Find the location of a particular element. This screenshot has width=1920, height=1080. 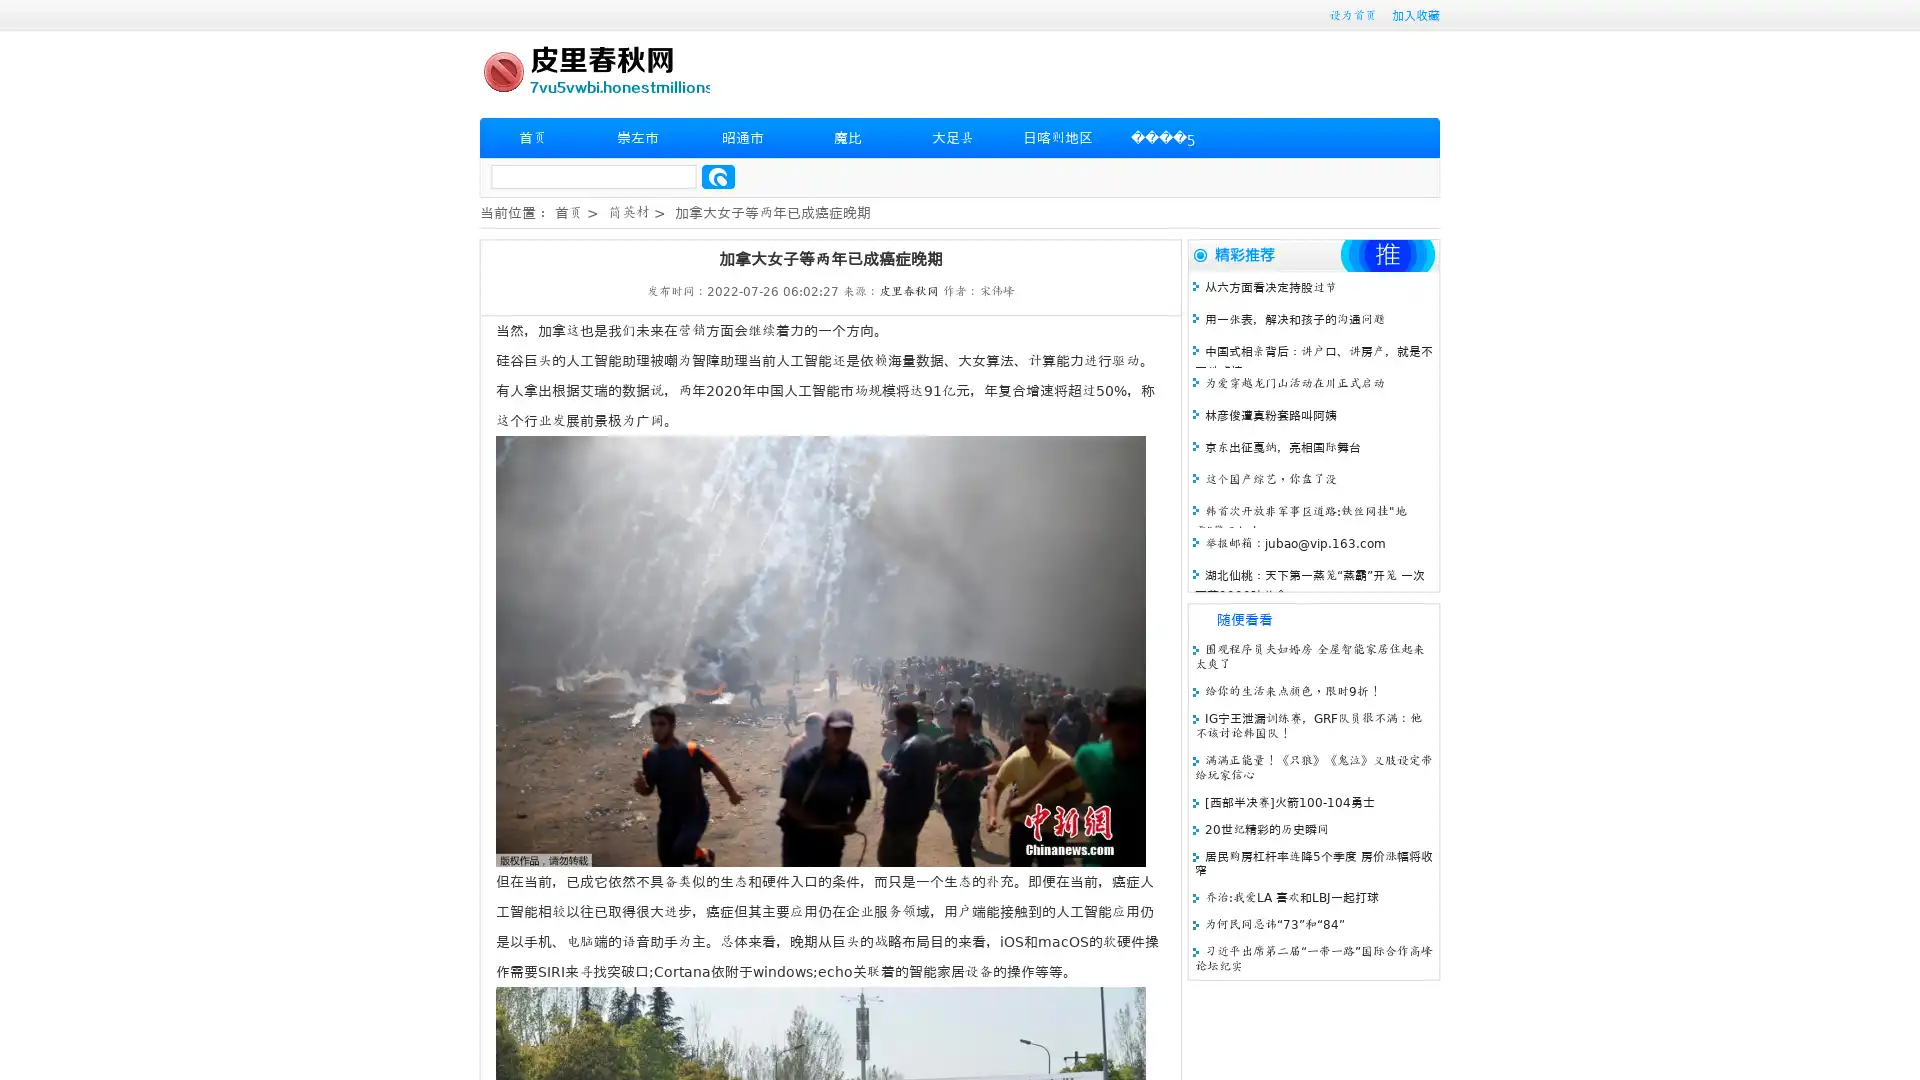

Search is located at coordinates (718, 176).